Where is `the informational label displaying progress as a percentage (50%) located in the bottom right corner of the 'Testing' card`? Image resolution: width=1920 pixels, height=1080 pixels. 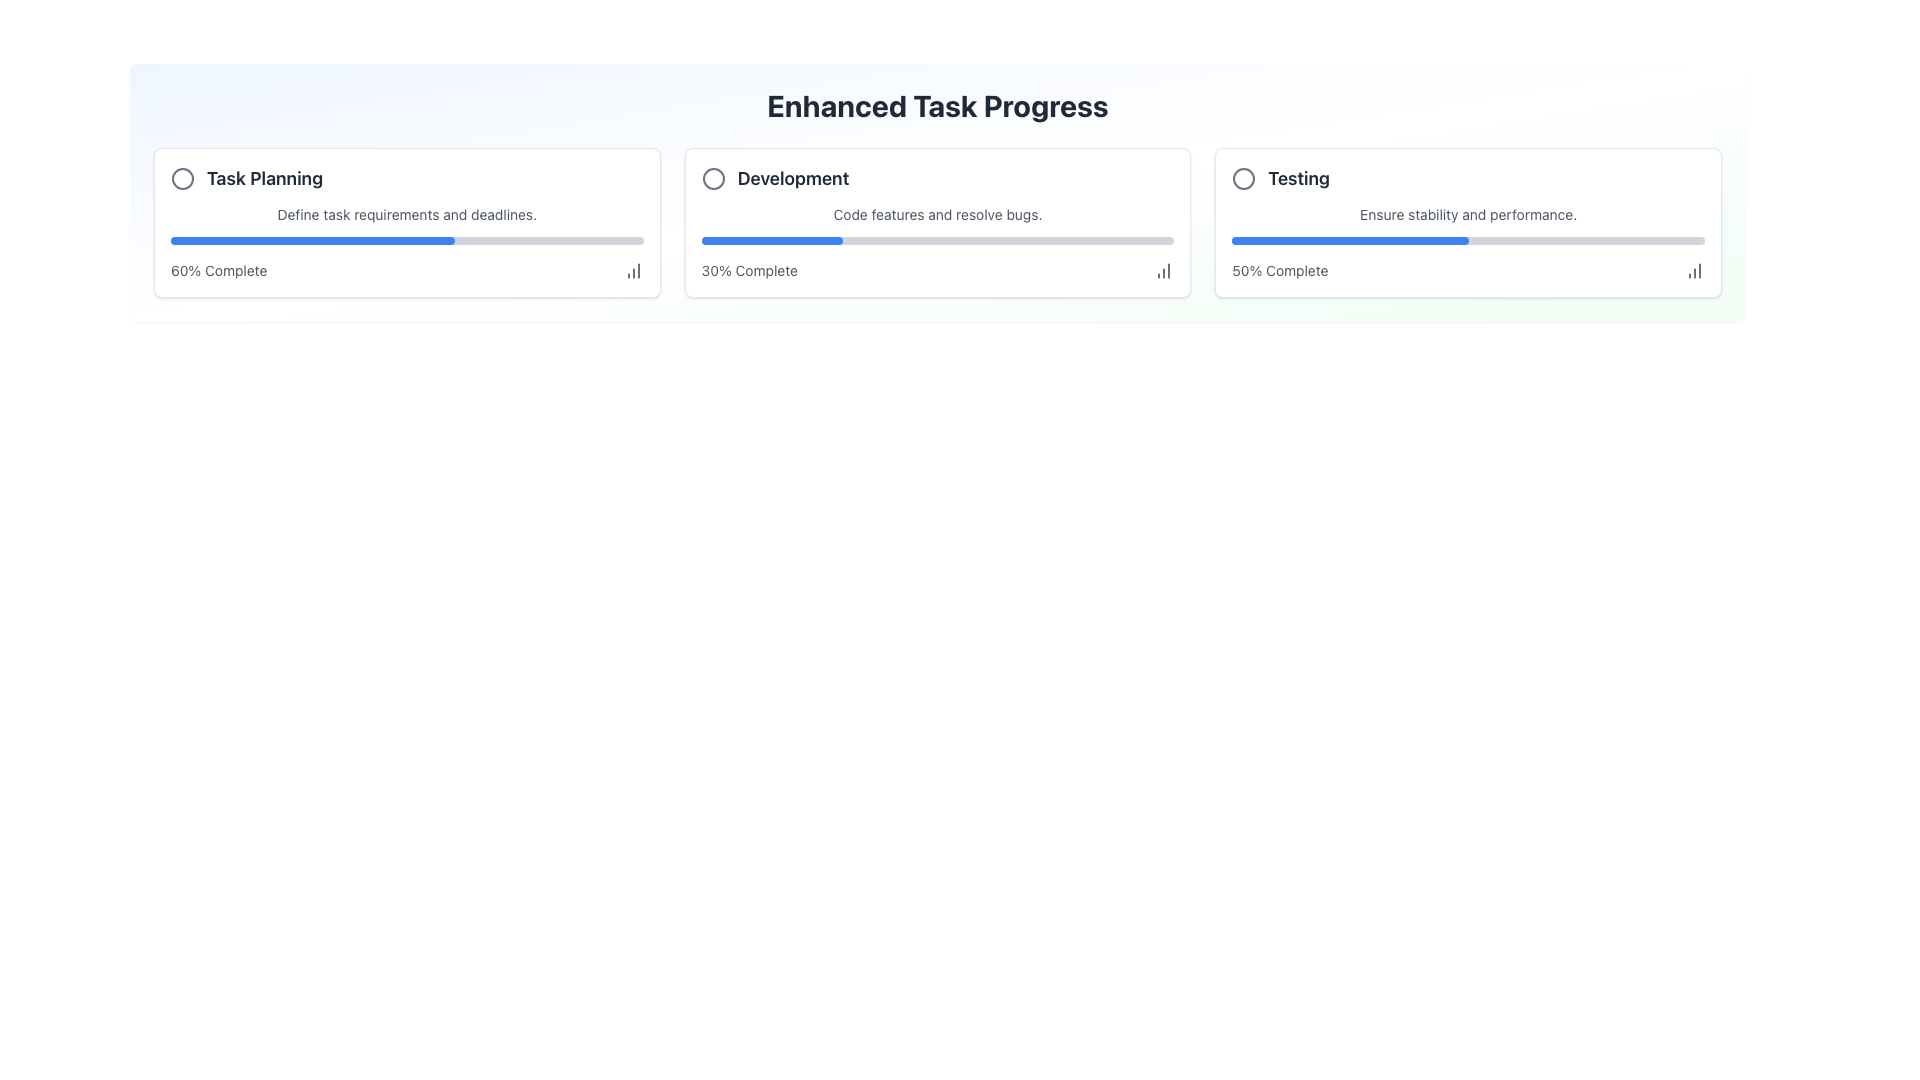 the informational label displaying progress as a percentage (50%) located in the bottom right corner of the 'Testing' card is located at coordinates (1468, 270).